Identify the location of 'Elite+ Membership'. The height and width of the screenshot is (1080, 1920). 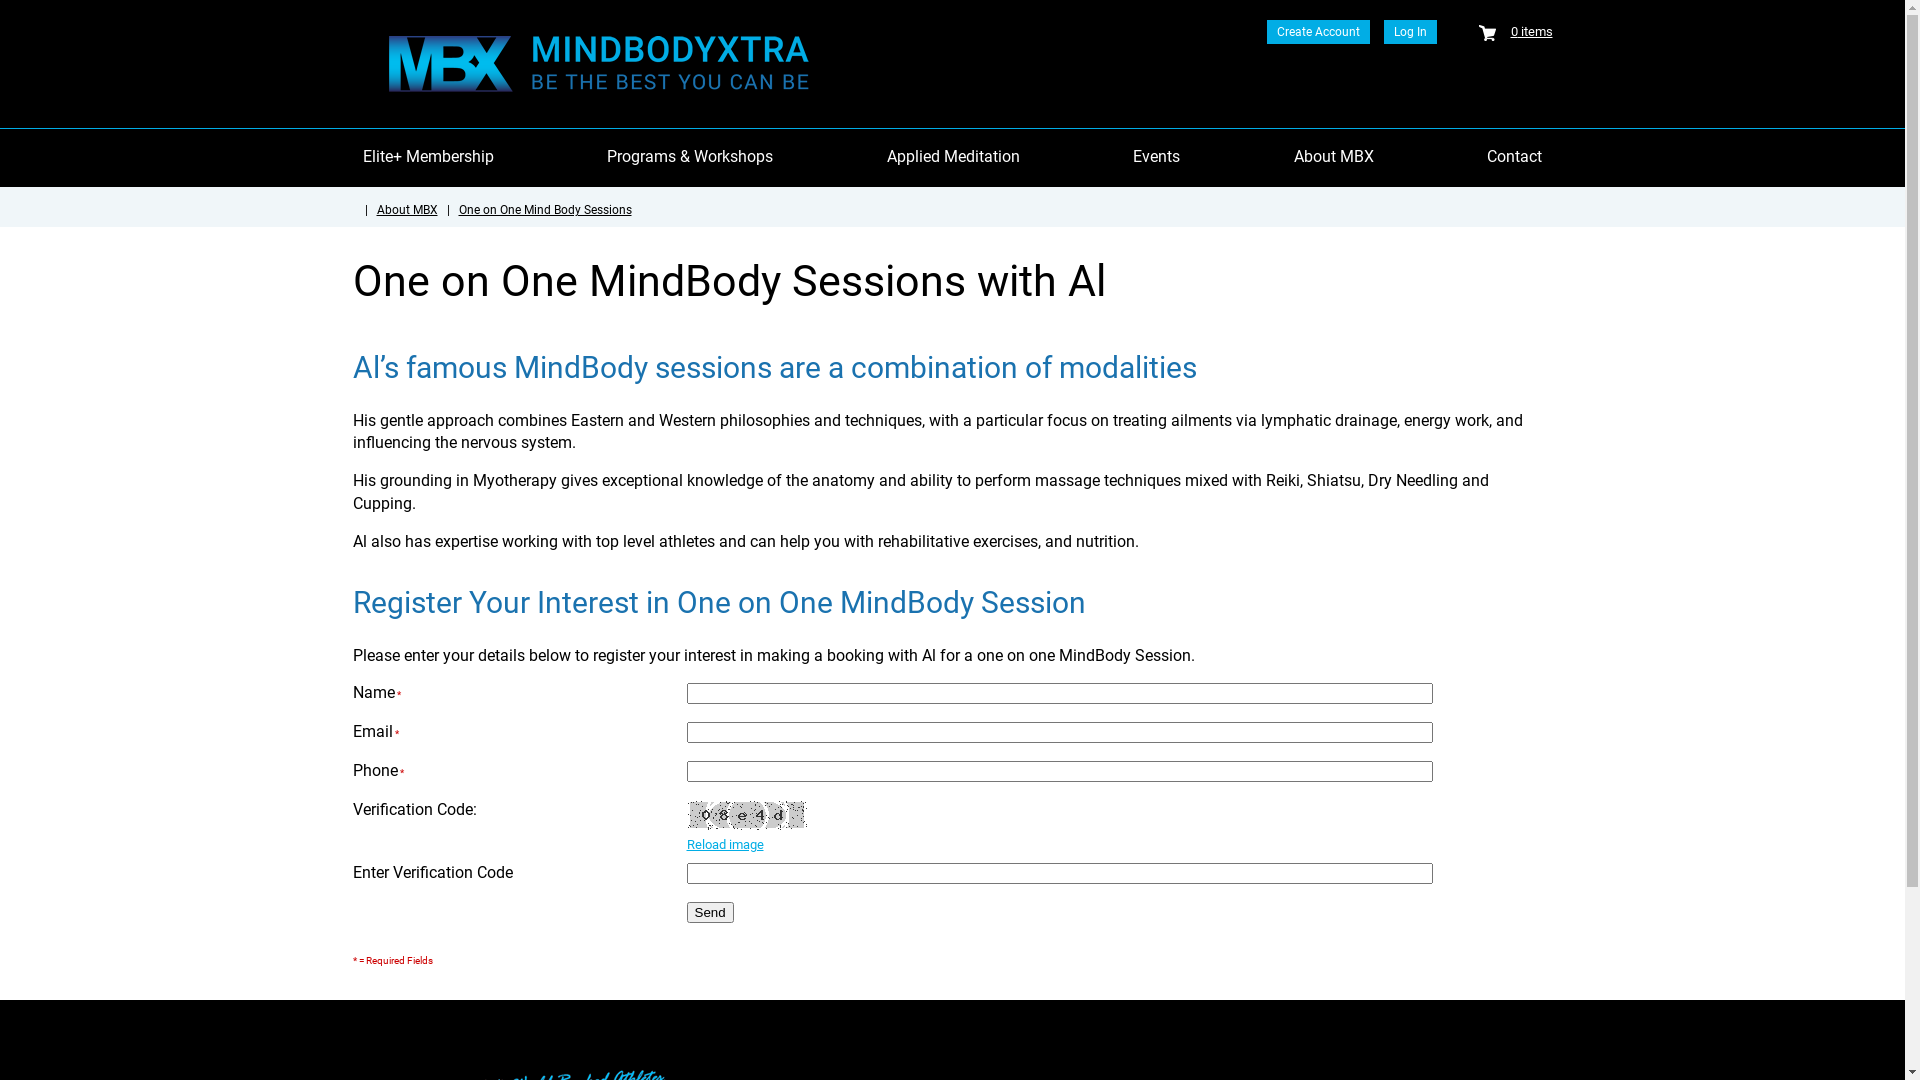
(426, 156).